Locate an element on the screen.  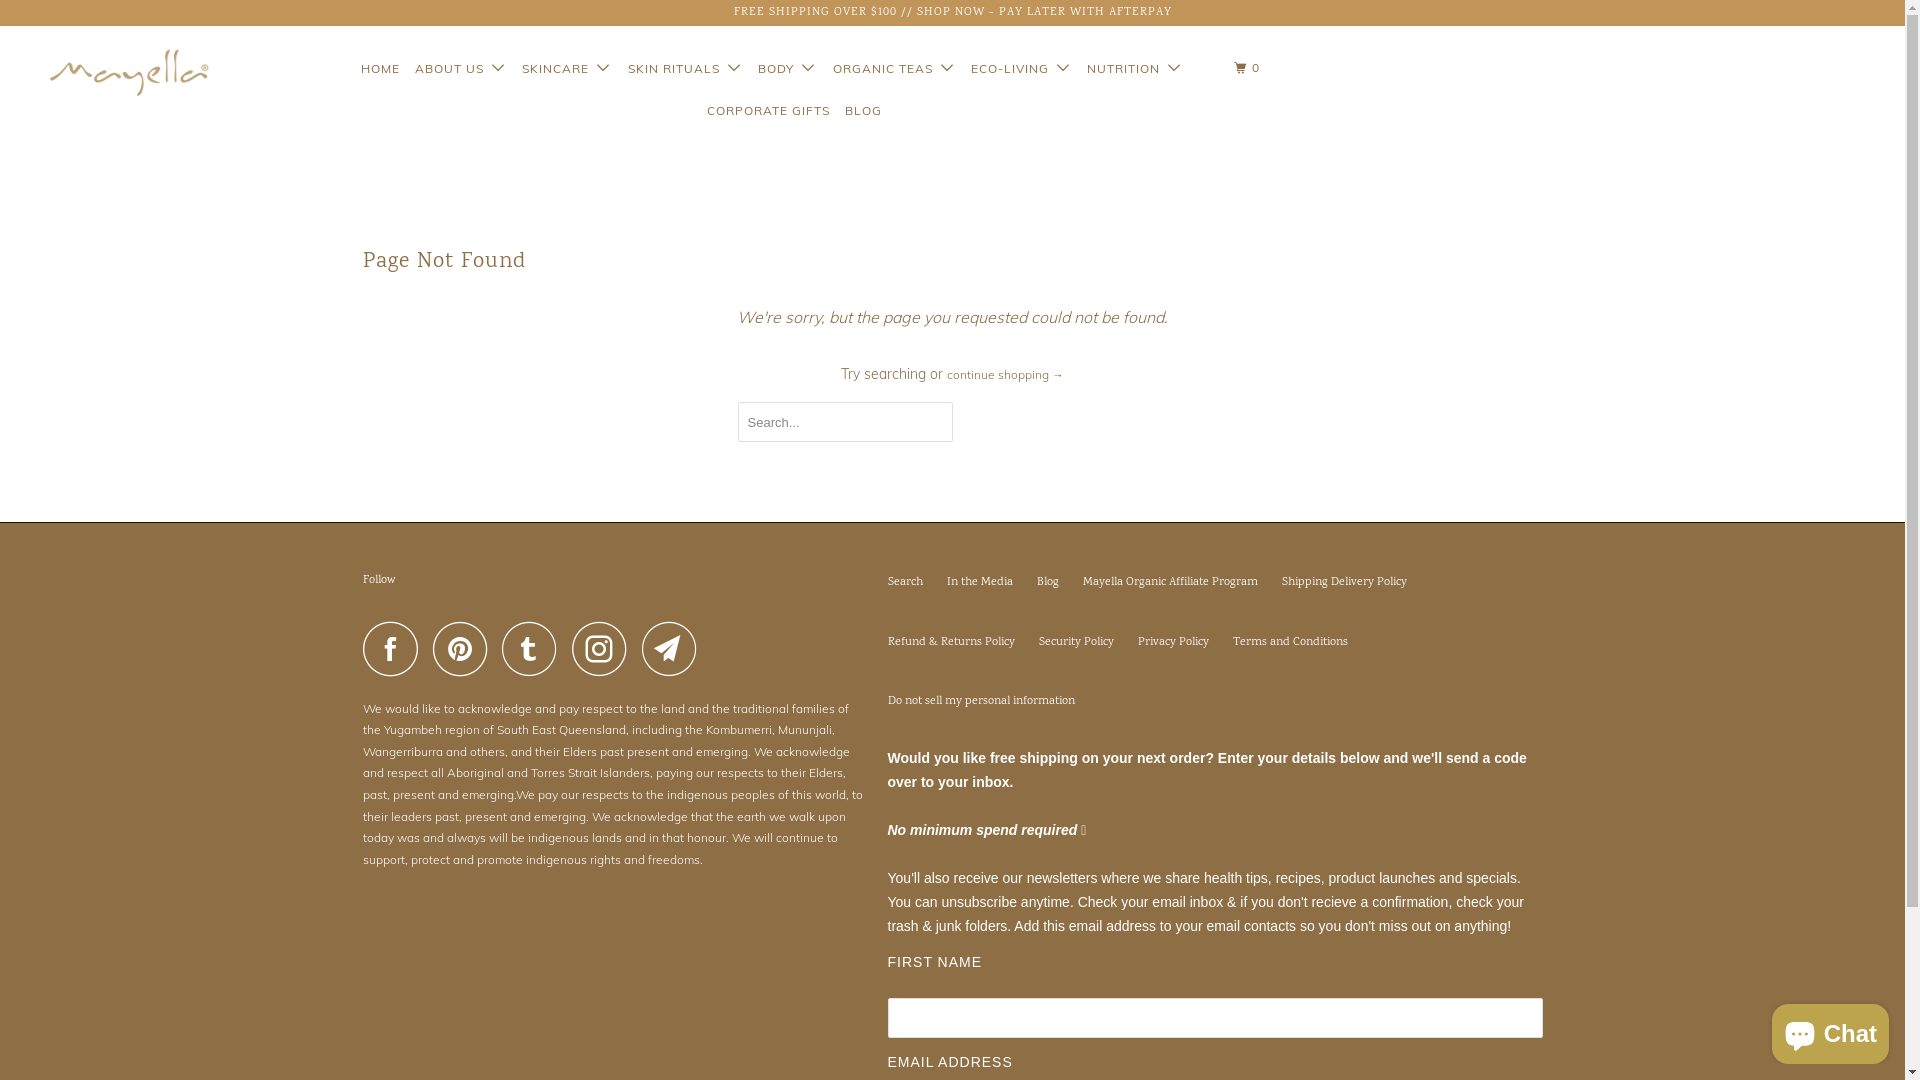
'Email Mayella Organics' is located at coordinates (675, 648).